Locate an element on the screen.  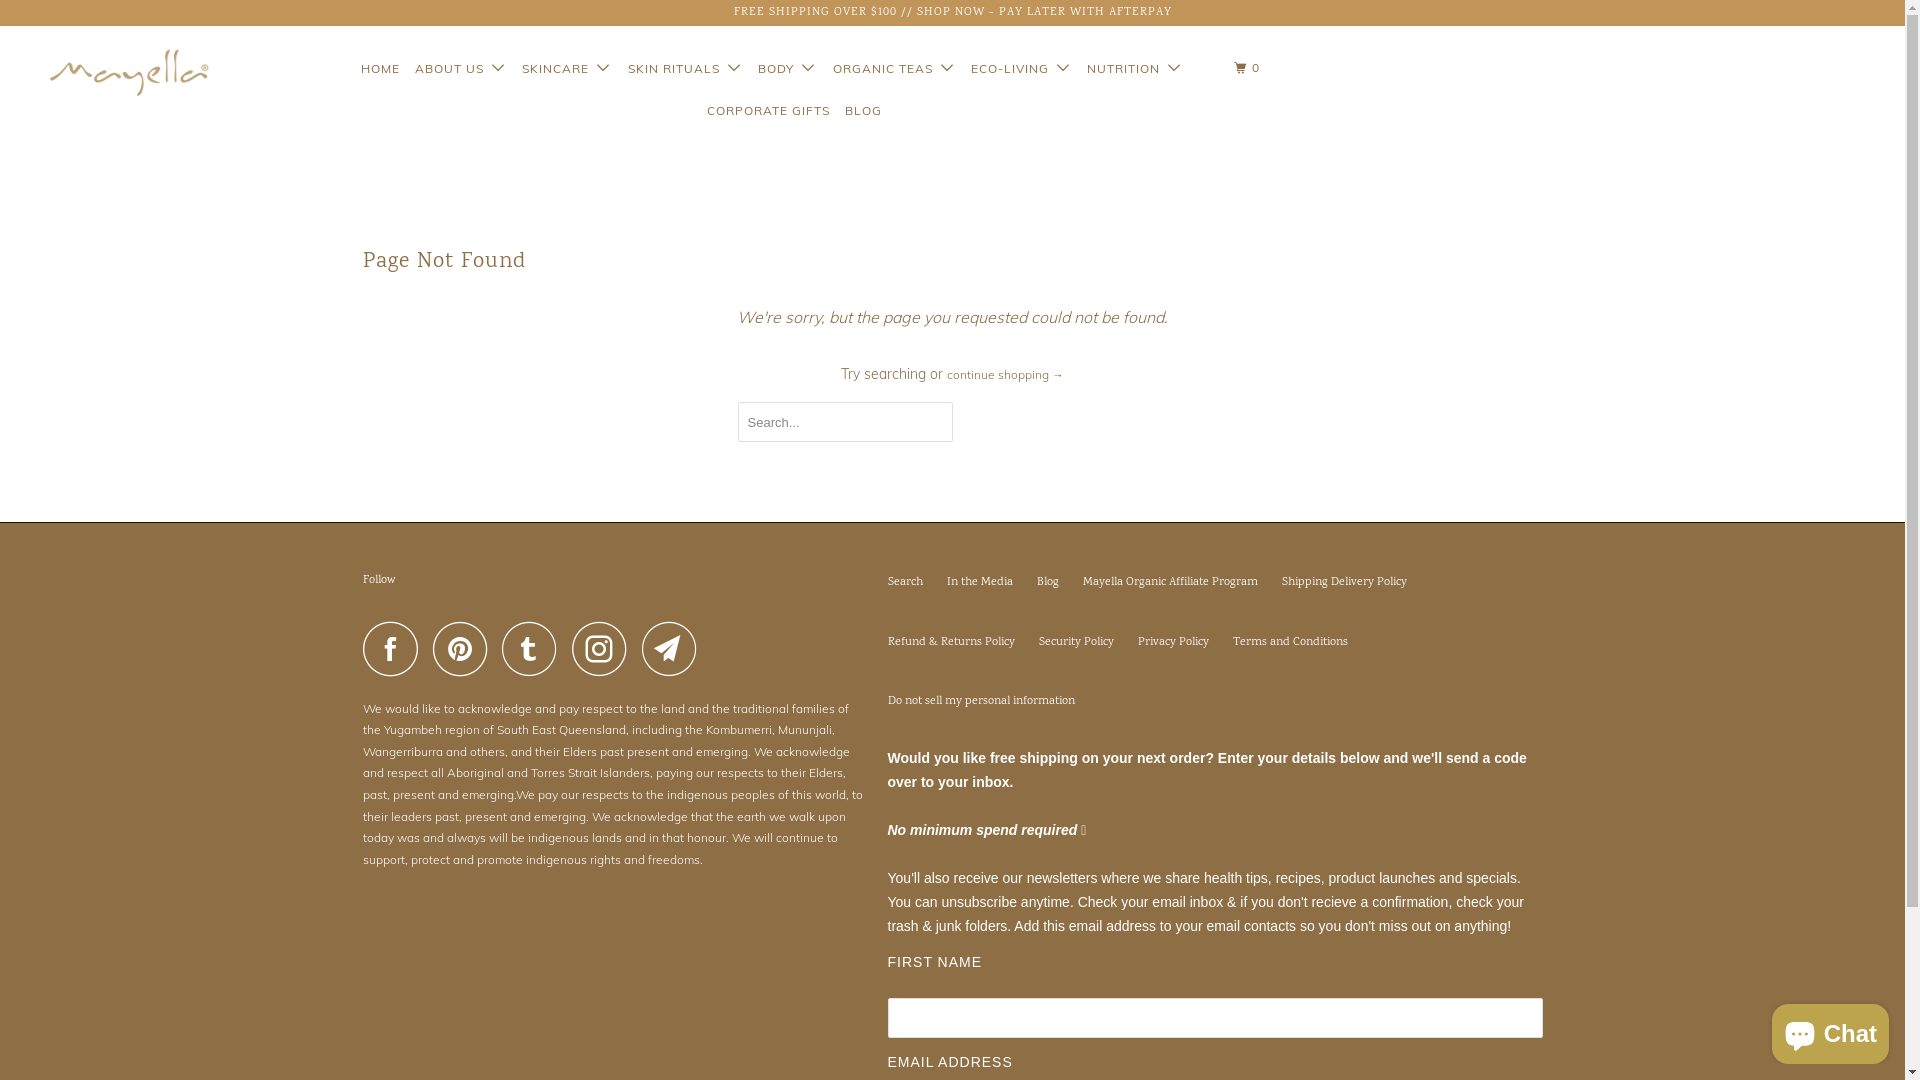
'Email Mayella Organics' is located at coordinates (675, 648).